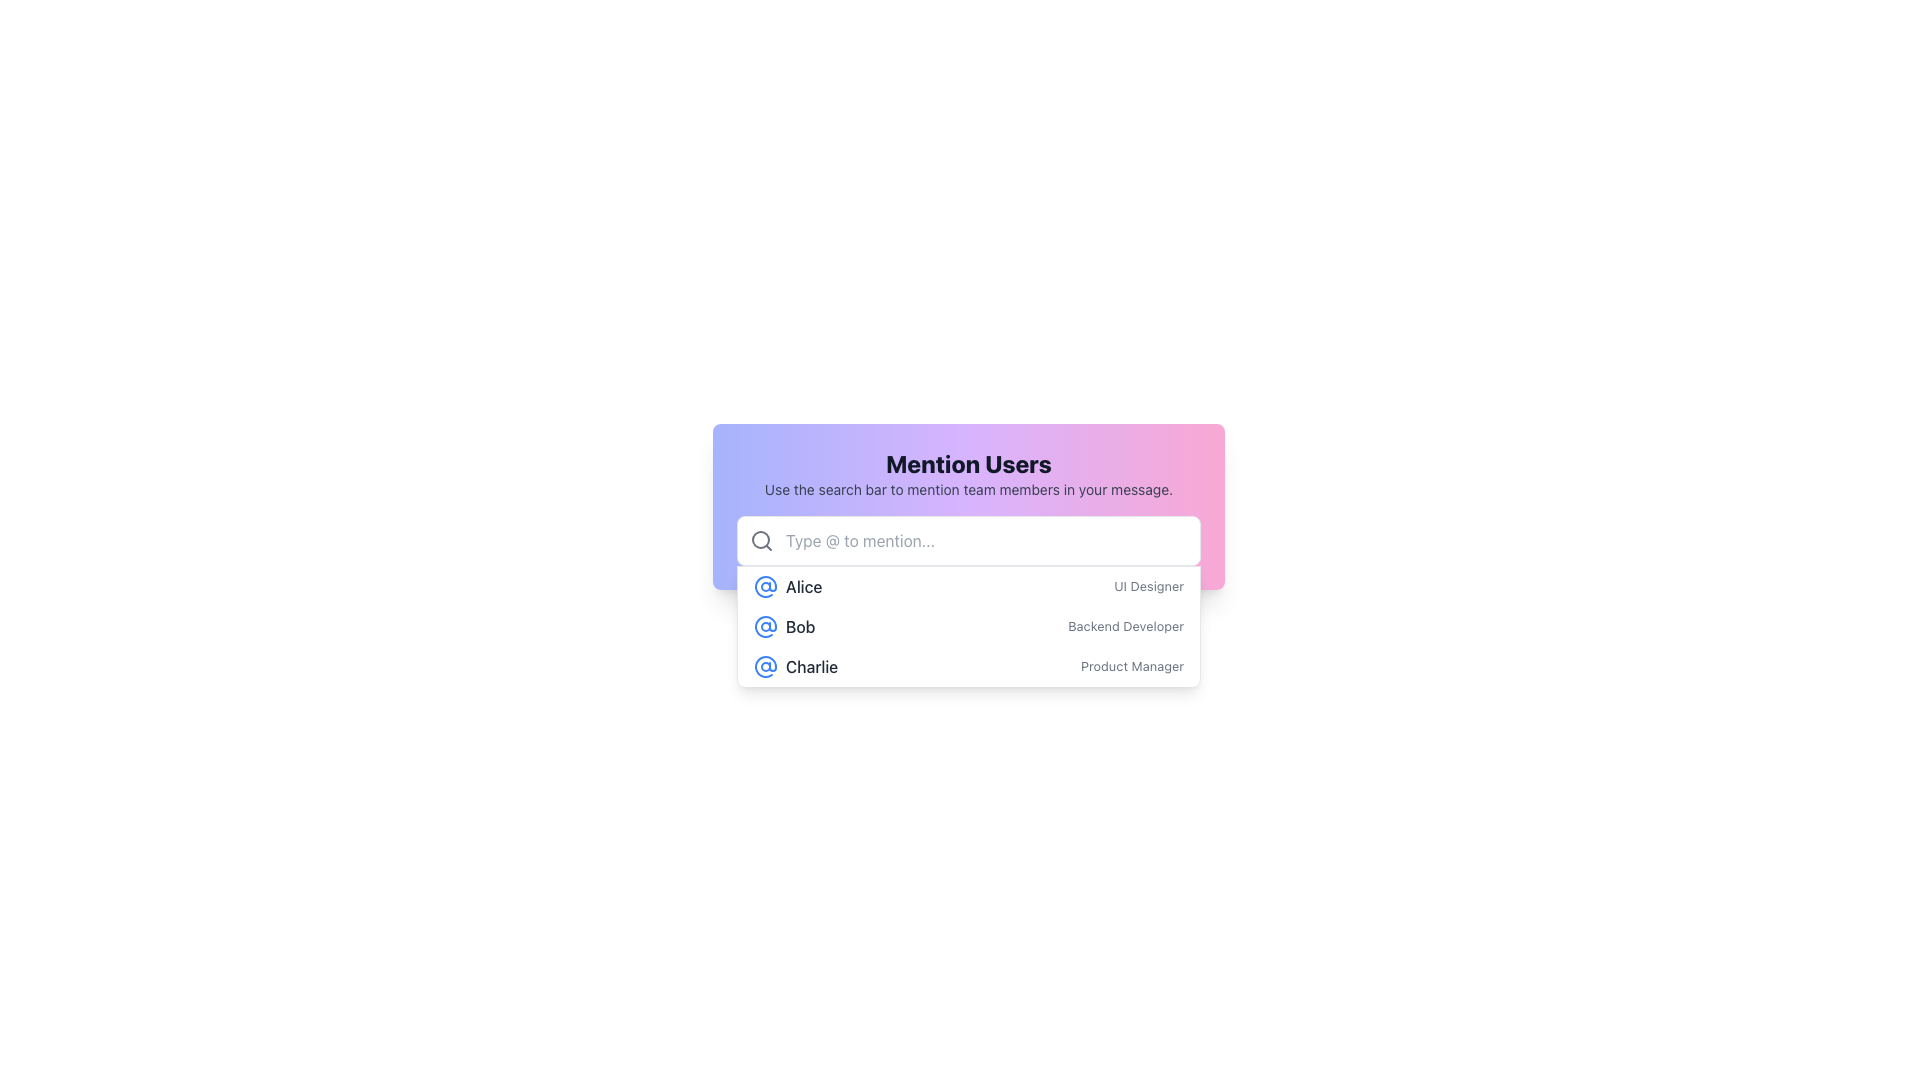 This screenshot has width=1920, height=1080. Describe the element at coordinates (787, 585) in the screenshot. I see `the text label displaying 'Alice', which is styled with a medium-weight font and gray color, positioned in the dropdown beneath the search bar alongside the '@' icon` at that location.